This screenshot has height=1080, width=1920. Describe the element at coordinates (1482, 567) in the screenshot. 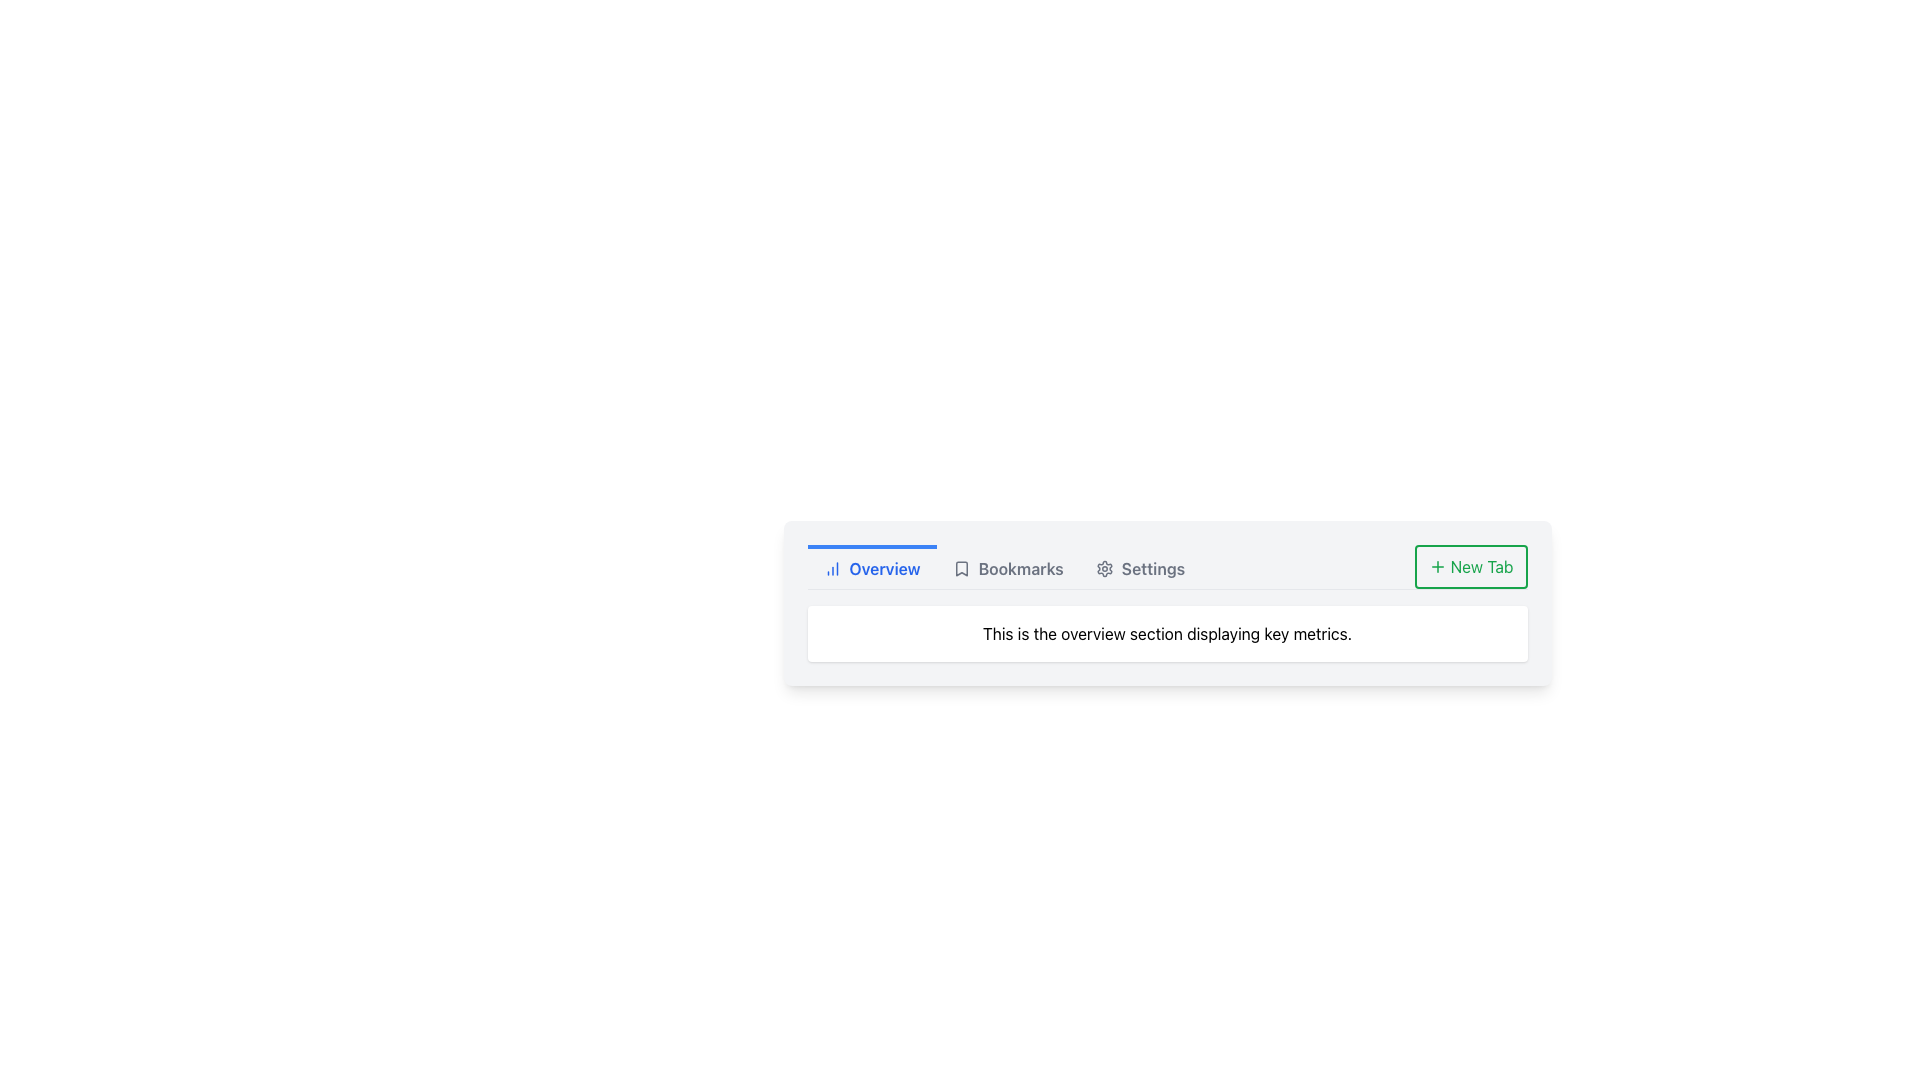

I see `text label 'New Tab' displayed in green text located on the top-right corner of the interface, next to a green plus icon within a green-bordered button` at that location.